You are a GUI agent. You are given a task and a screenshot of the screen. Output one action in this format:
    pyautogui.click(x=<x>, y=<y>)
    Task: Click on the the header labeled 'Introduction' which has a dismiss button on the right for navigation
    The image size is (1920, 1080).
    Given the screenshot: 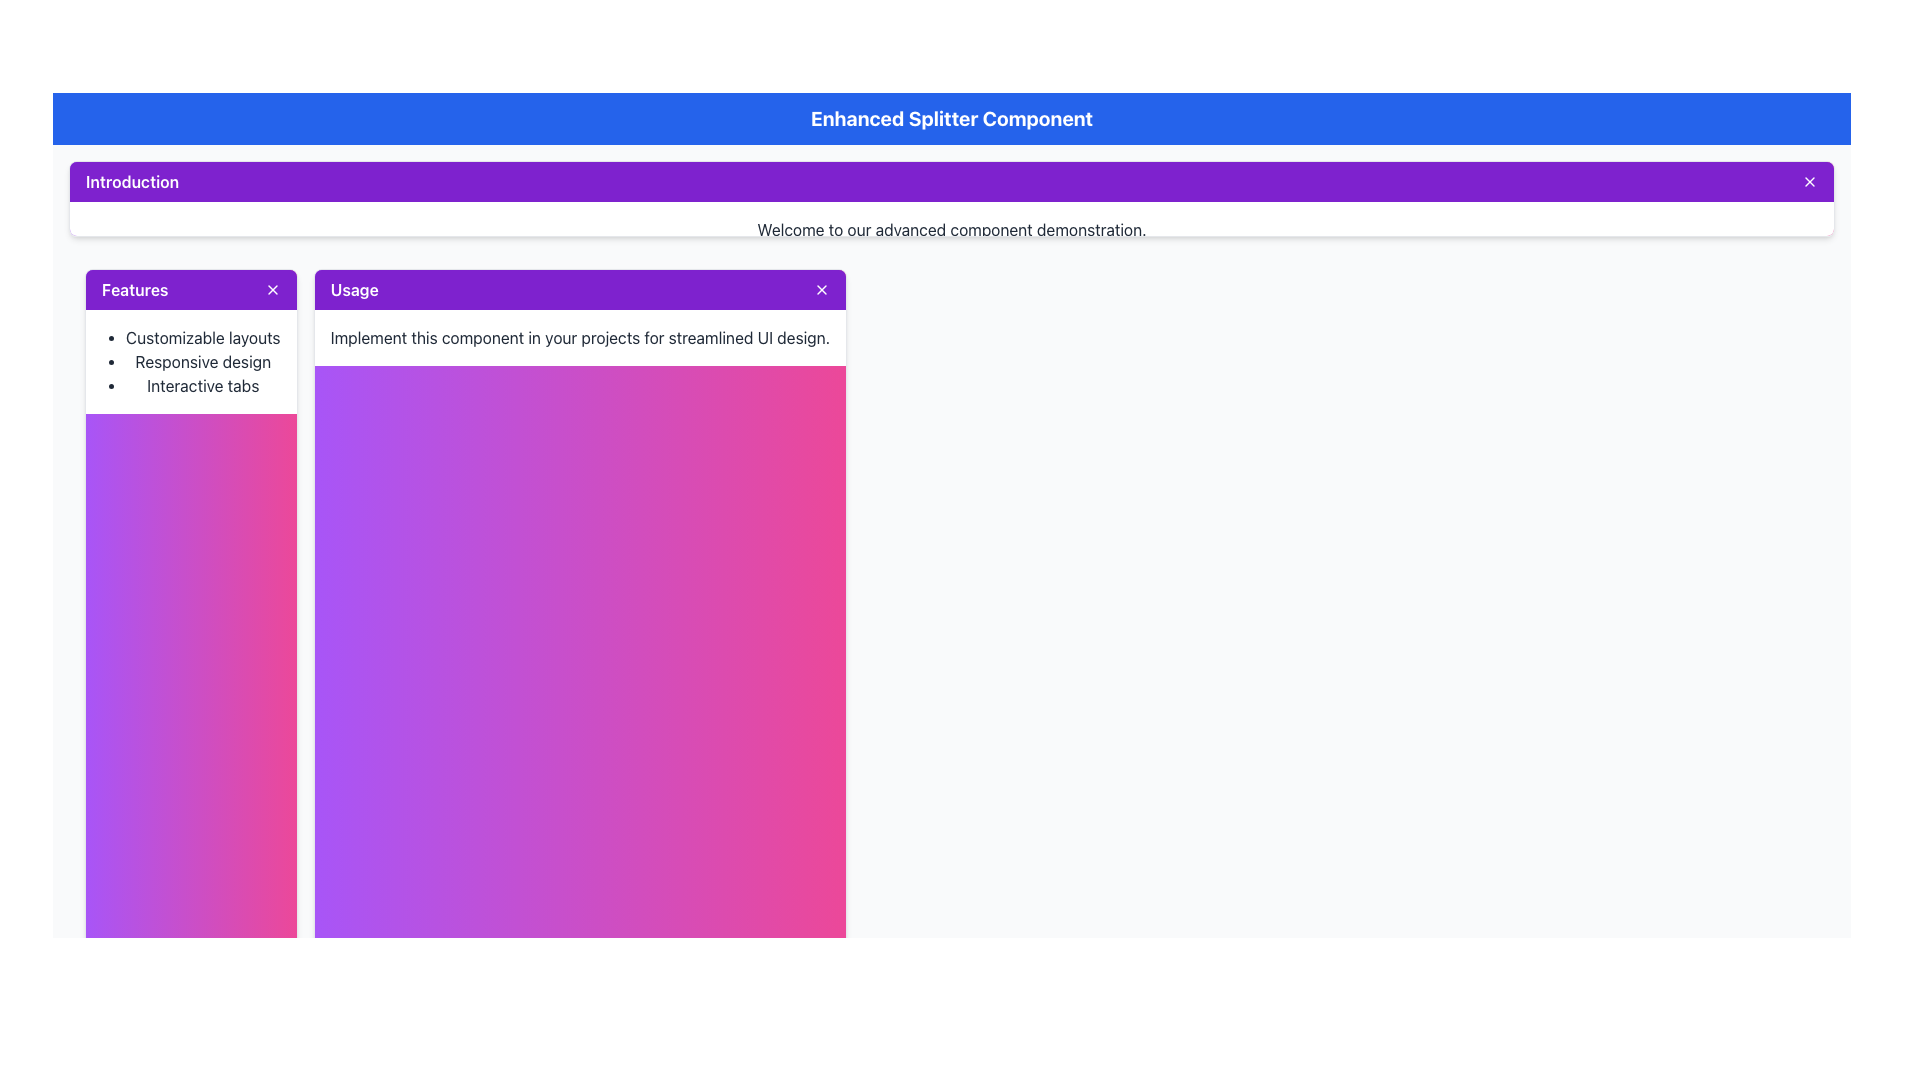 What is the action you would take?
    pyautogui.click(x=950, y=197)
    